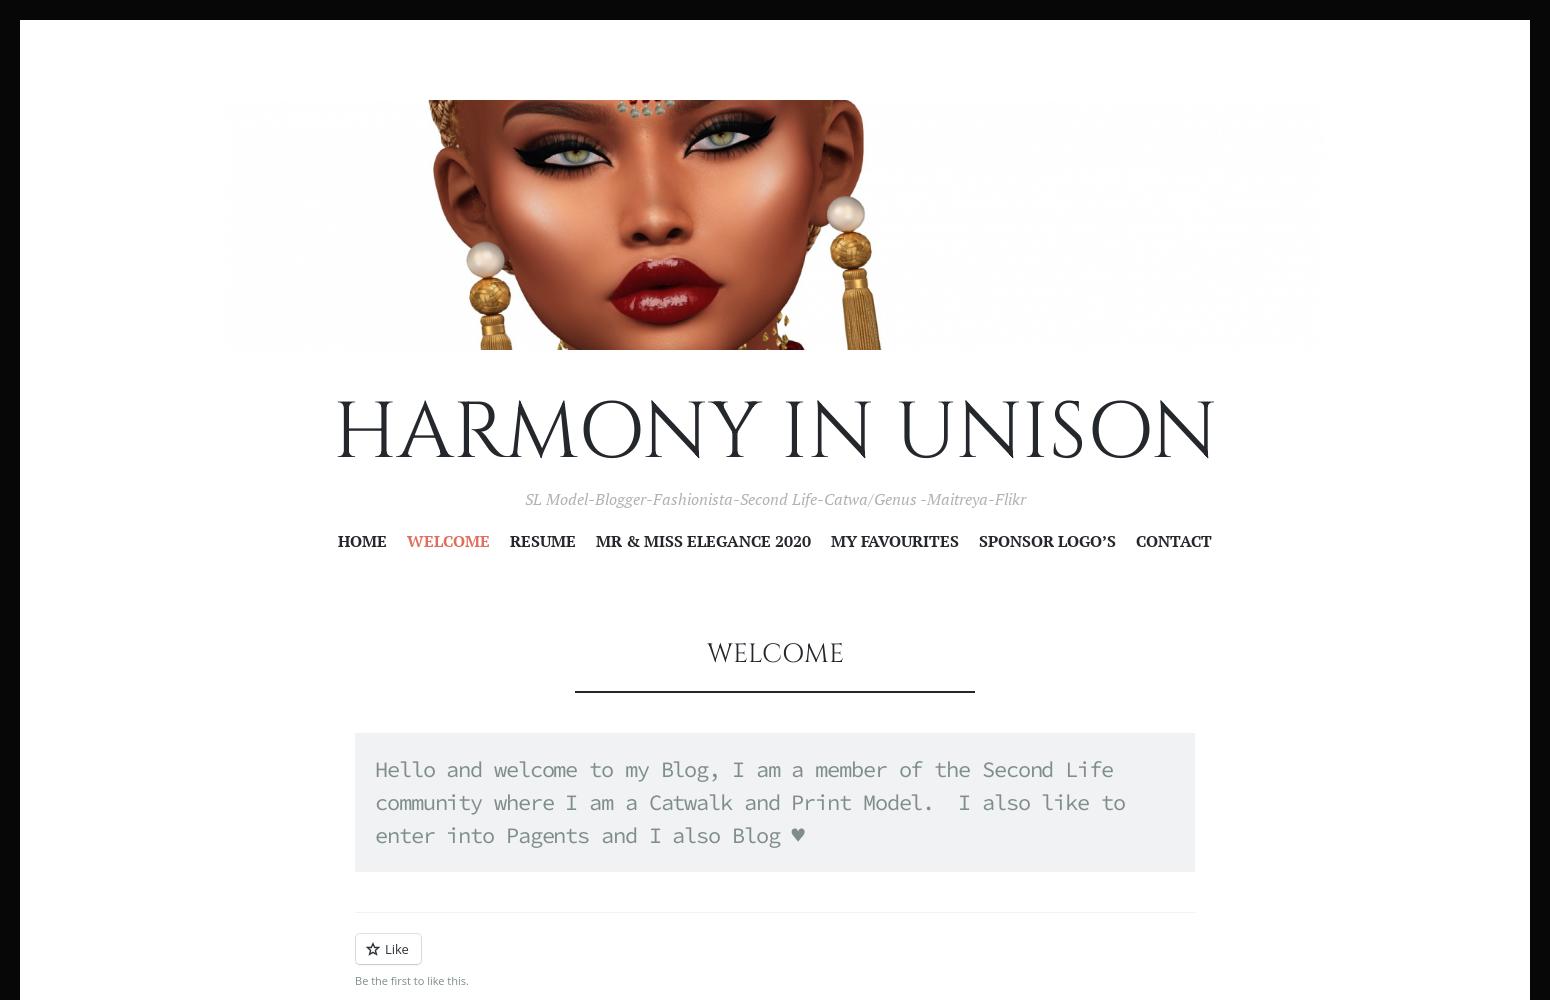  What do you see at coordinates (774, 498) in the screenshot?
I see `'SL Model-Blogger-Fashionista-Second Life-Catwa/Genus -Maitreya-Flikr'` at bounding box center [774, 498].